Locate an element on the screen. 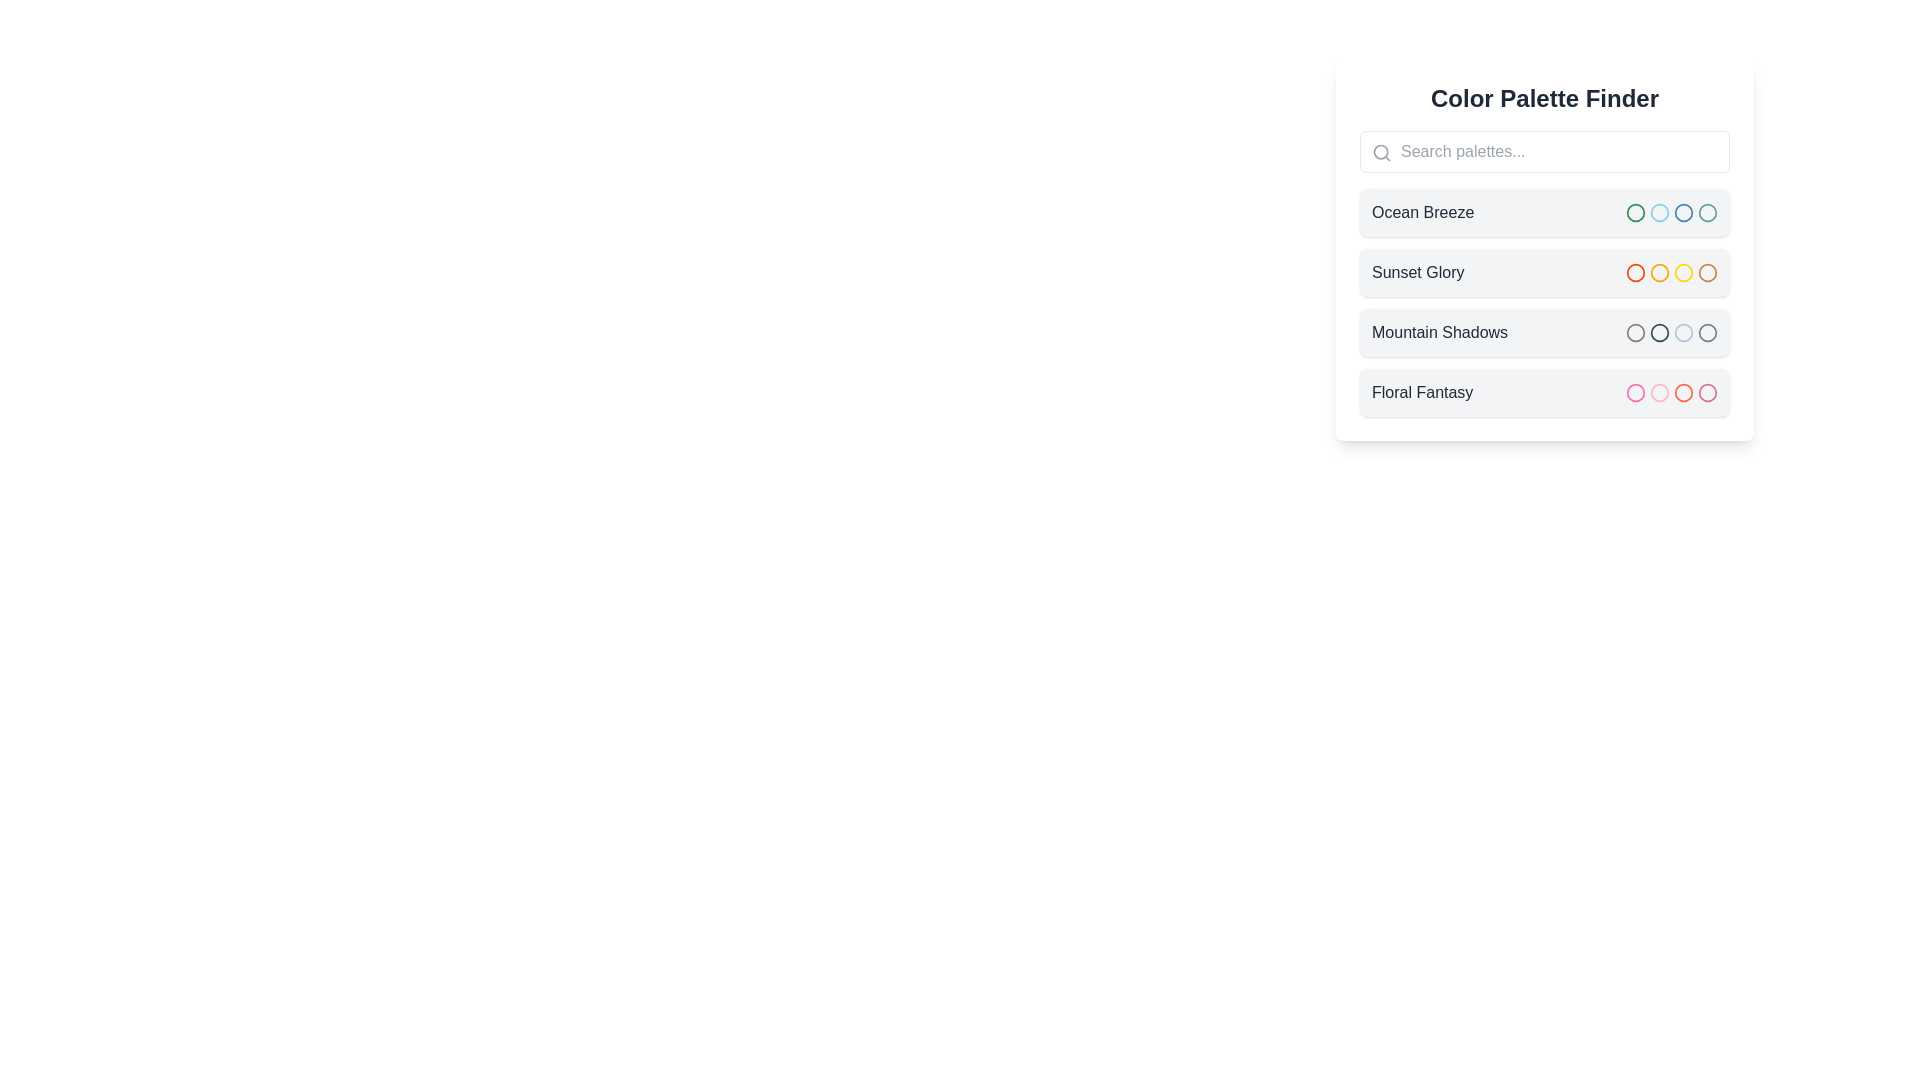  the Color indicator icon, which is the small circular icon with a teal border located to the right of the 'Ocean Breeze' text label, as the fourth icon in the sequence is located at coordinates (1707, 212).